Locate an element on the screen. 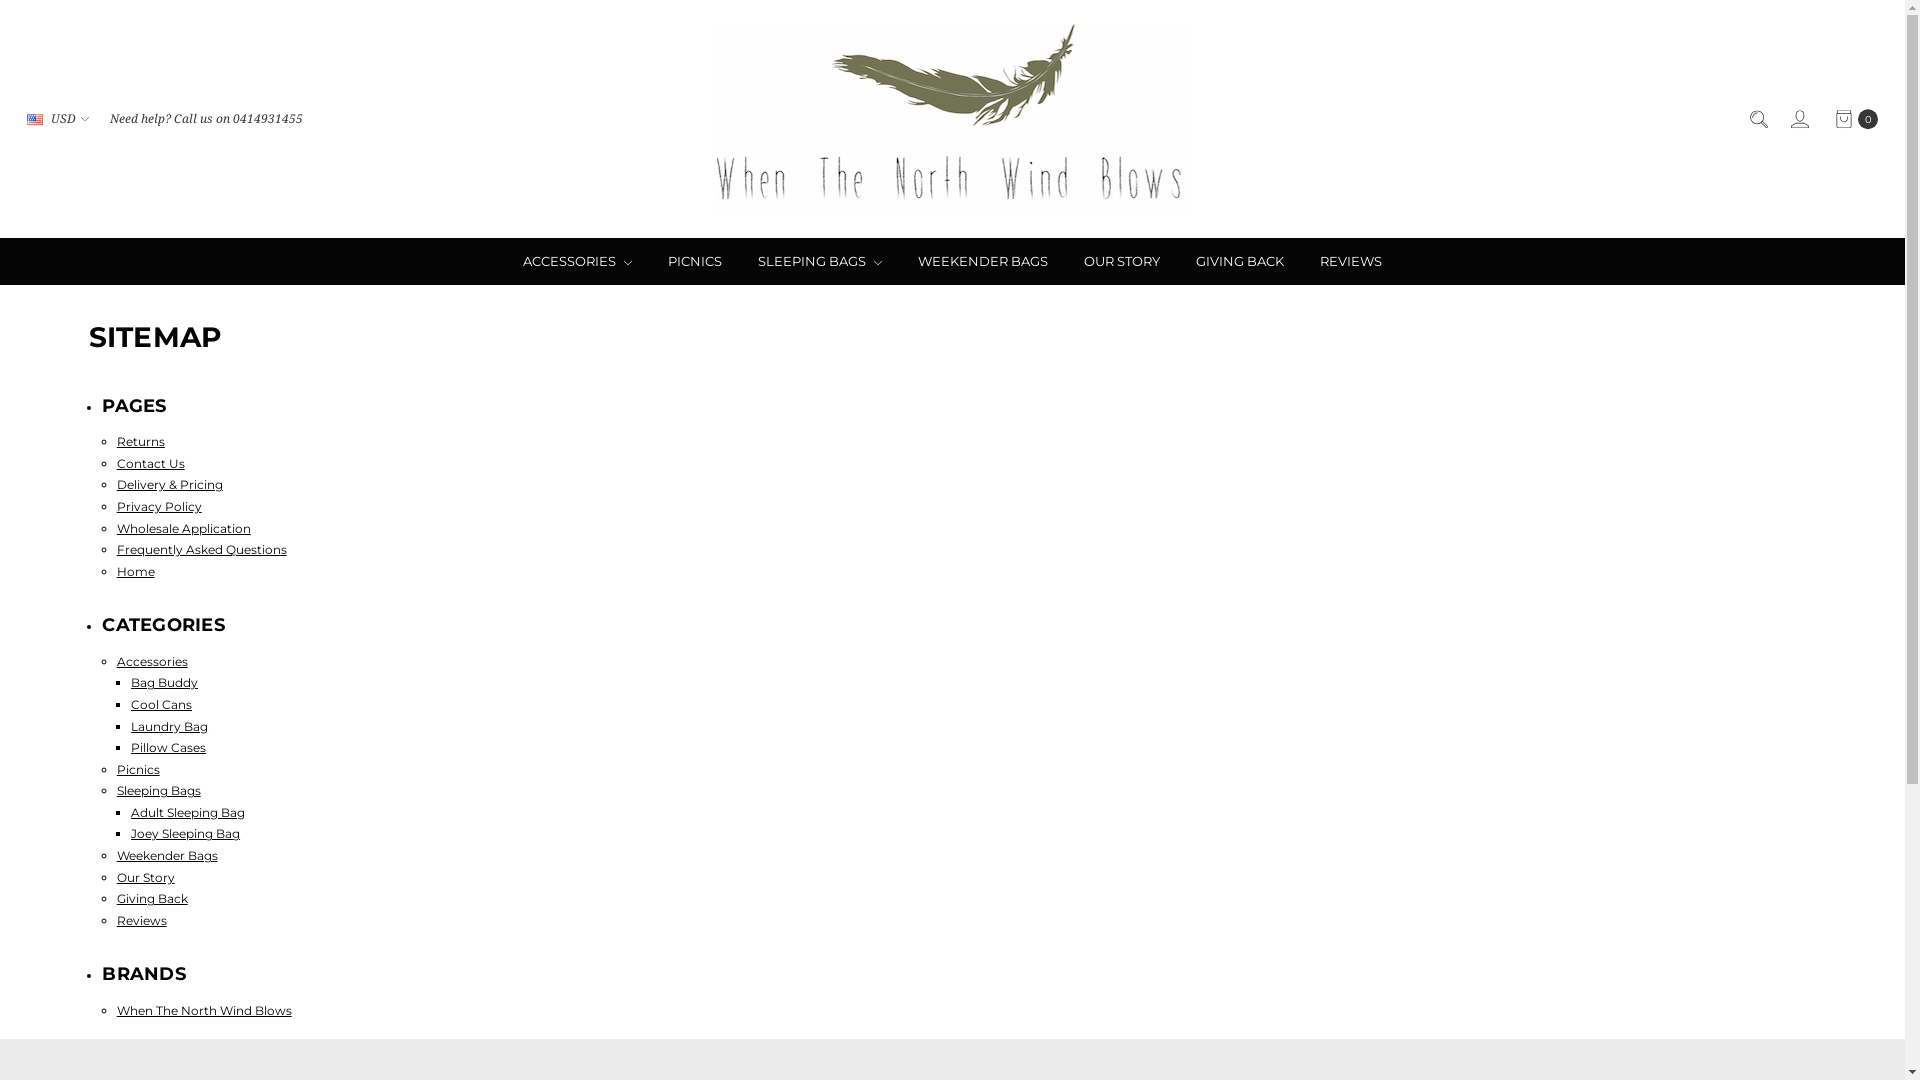 This screenshot has height=1080, width=1920. 'SLEEPING BAGS' is located at coordinates (820, 260).